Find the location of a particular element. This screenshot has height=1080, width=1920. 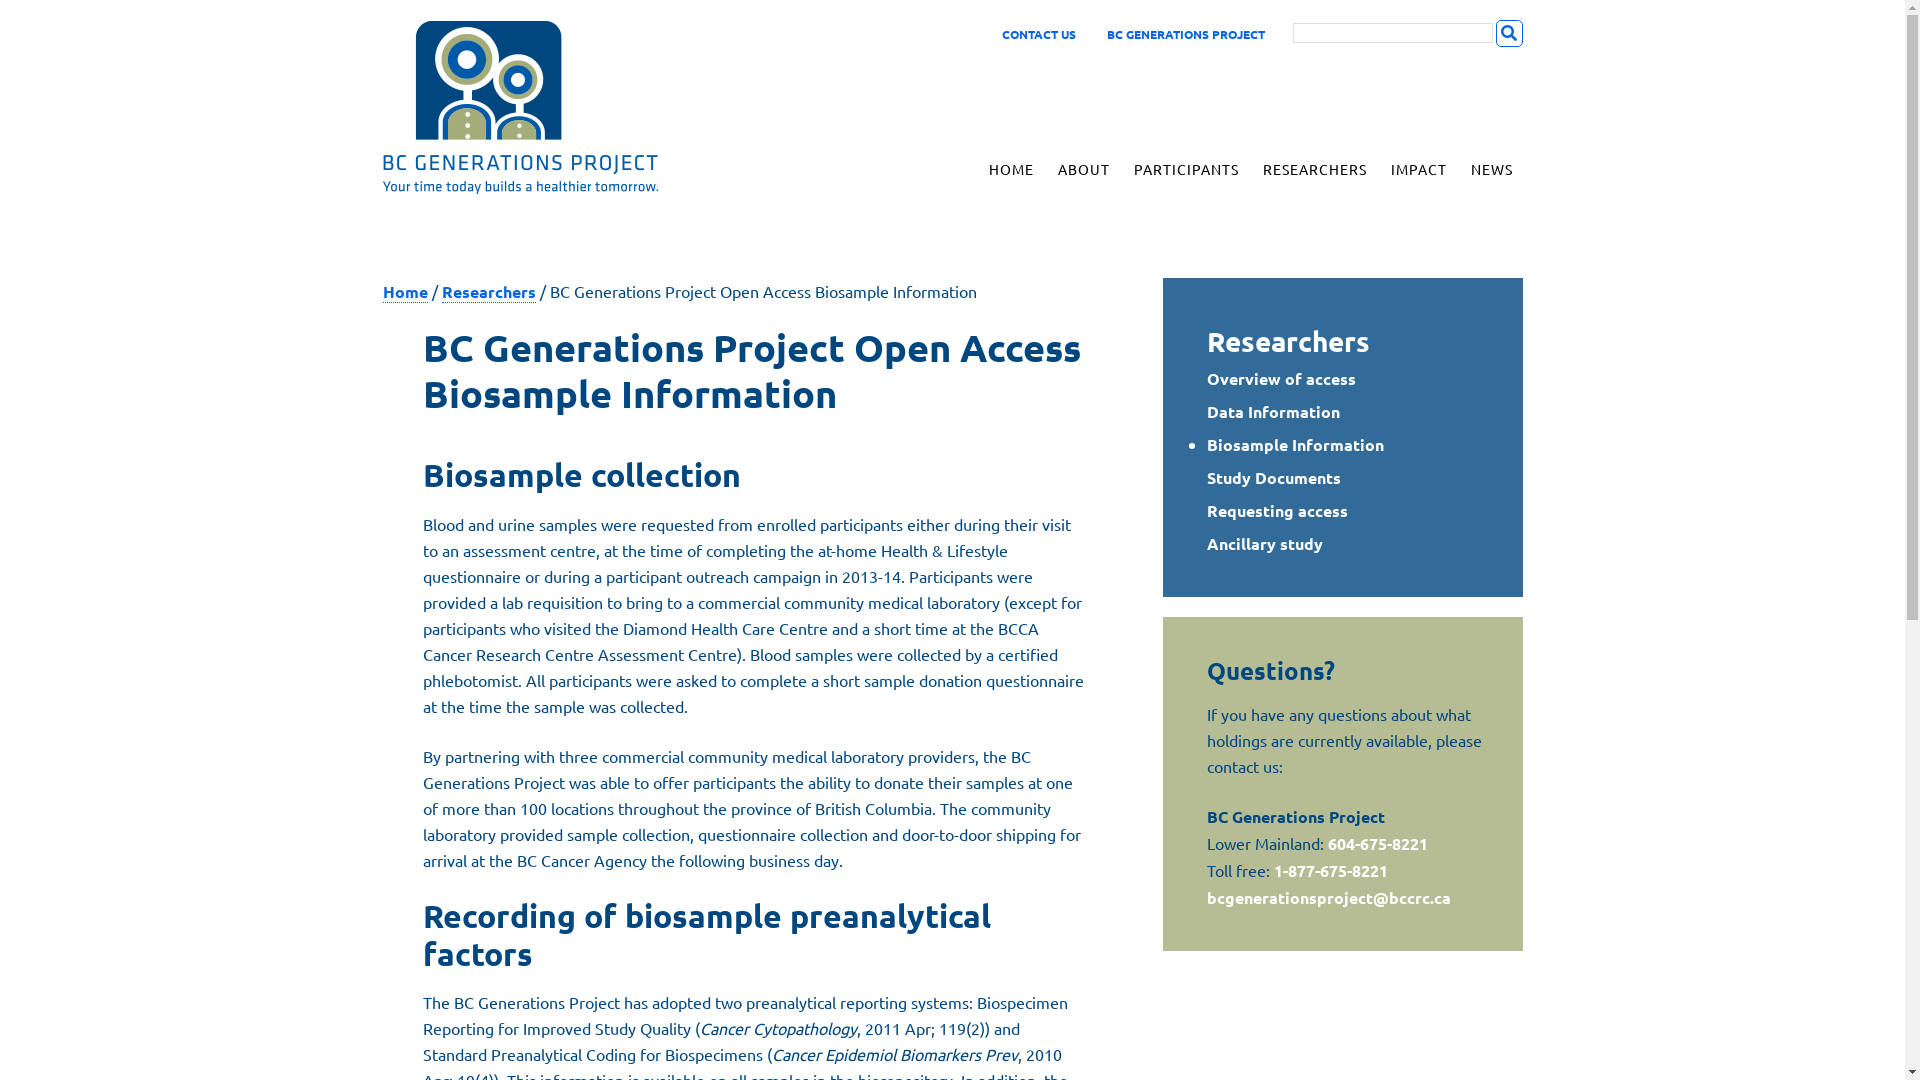

'RESEARCHERS' is located at coordinates (1314, 168).